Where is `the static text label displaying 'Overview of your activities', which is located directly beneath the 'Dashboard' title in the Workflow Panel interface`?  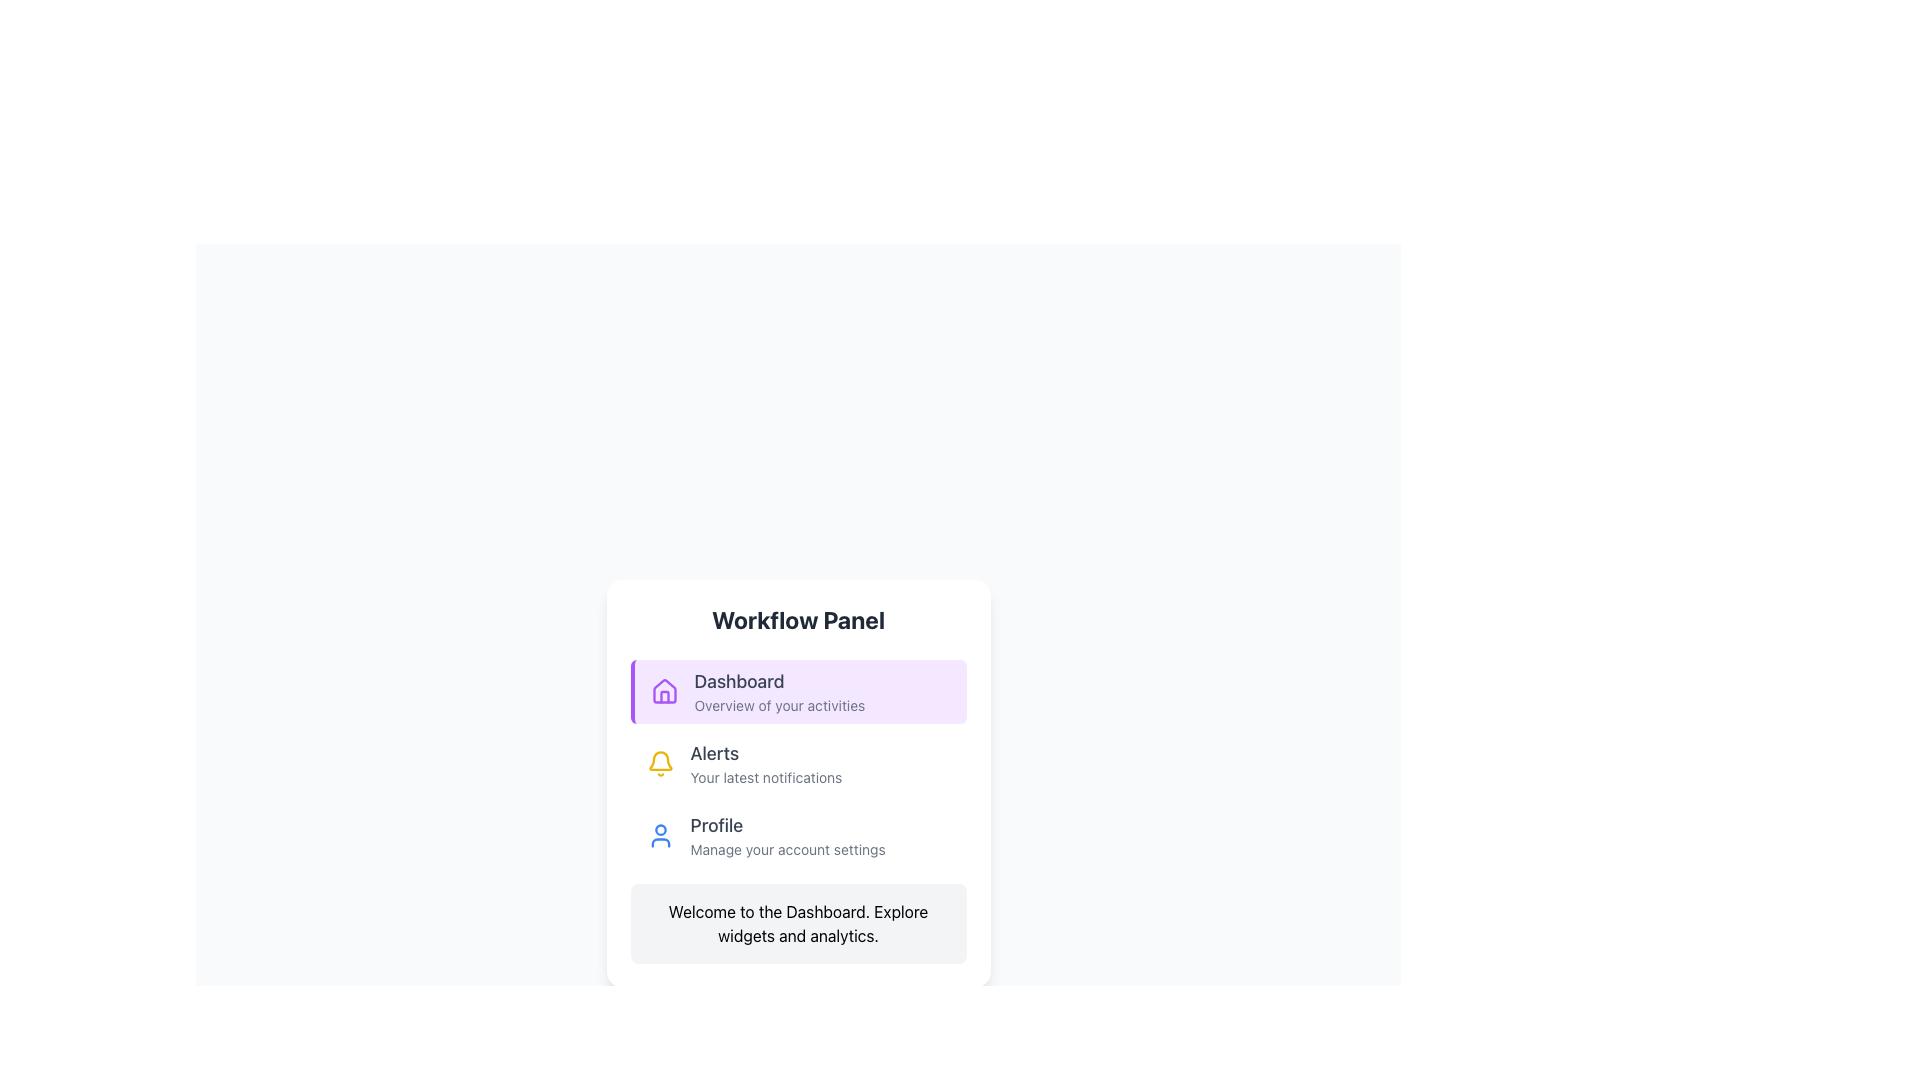 the static text label displaying 'Overview of your activities', which is located directly beneath the 'Dashboard' title in the Workflow Panel interface is located at coordinates (778, 704).